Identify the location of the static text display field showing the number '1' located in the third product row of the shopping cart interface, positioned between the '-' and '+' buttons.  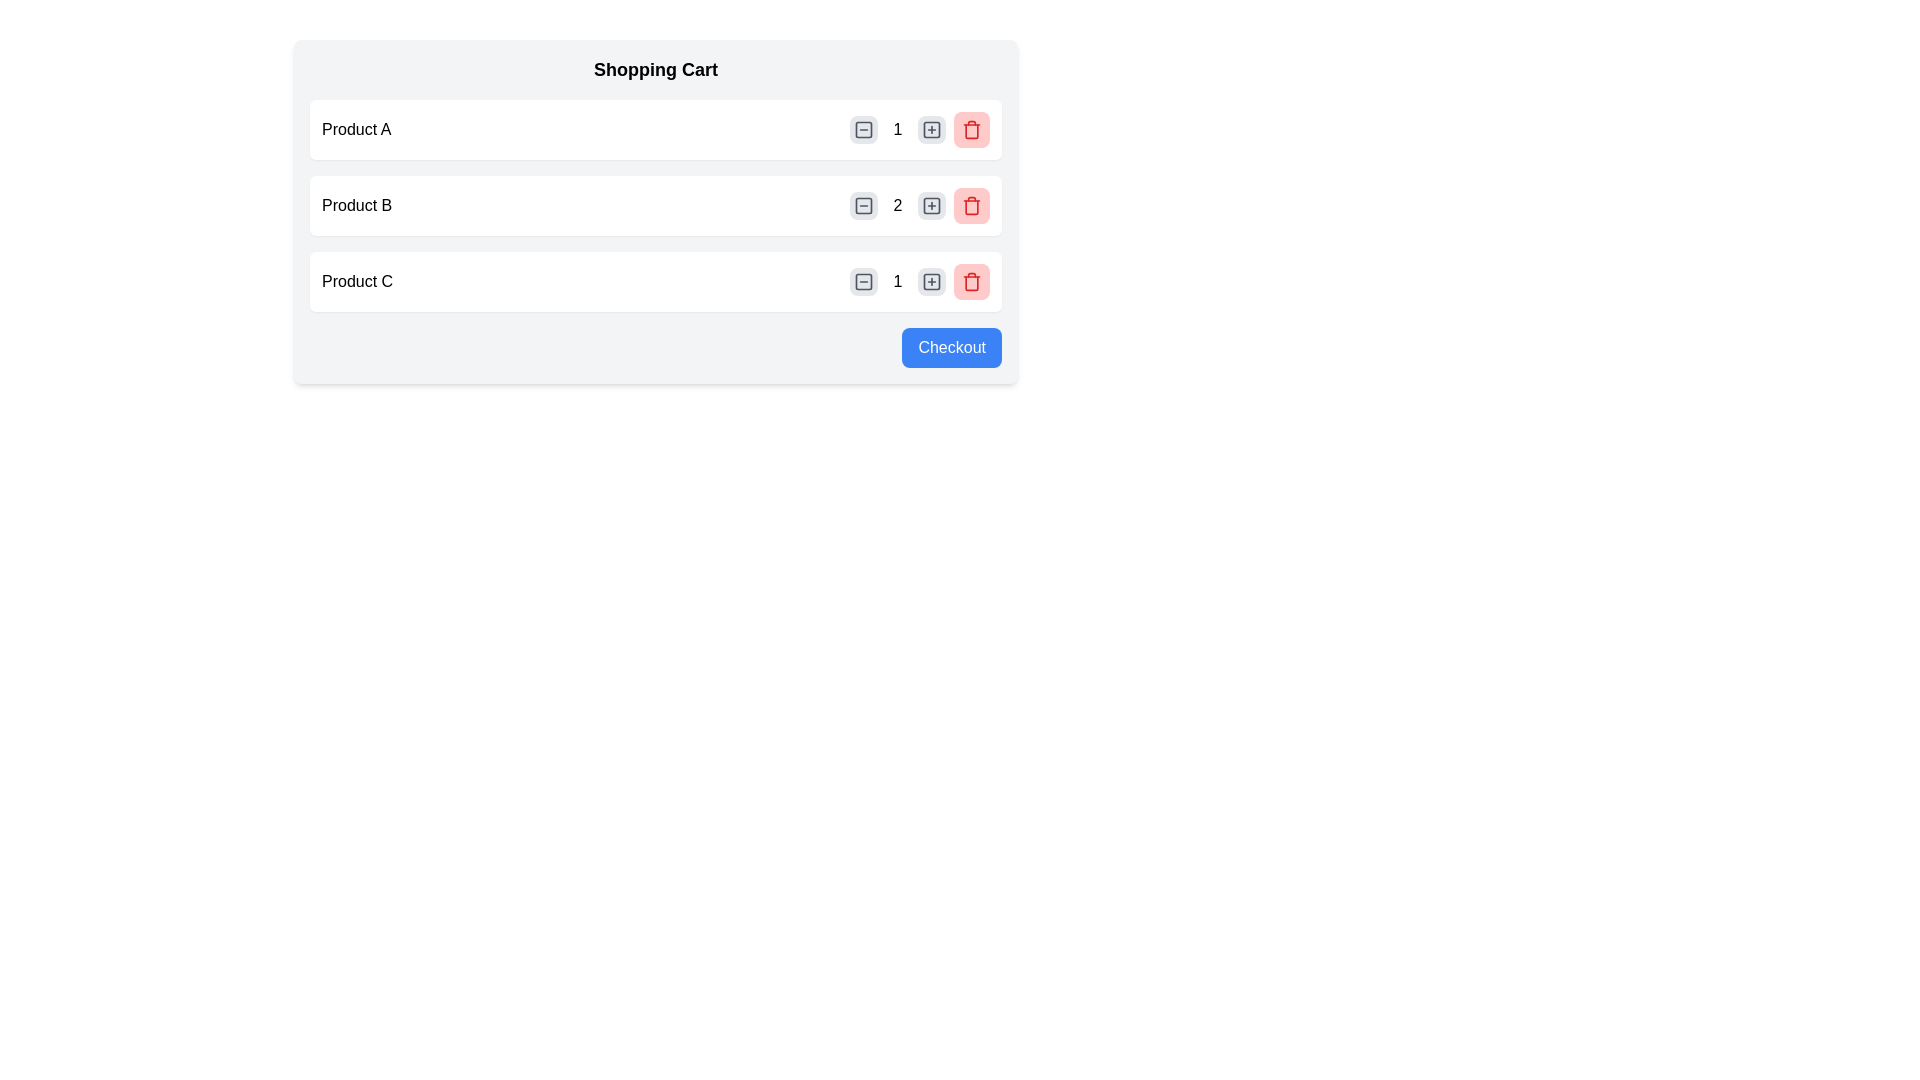
(896, 281).